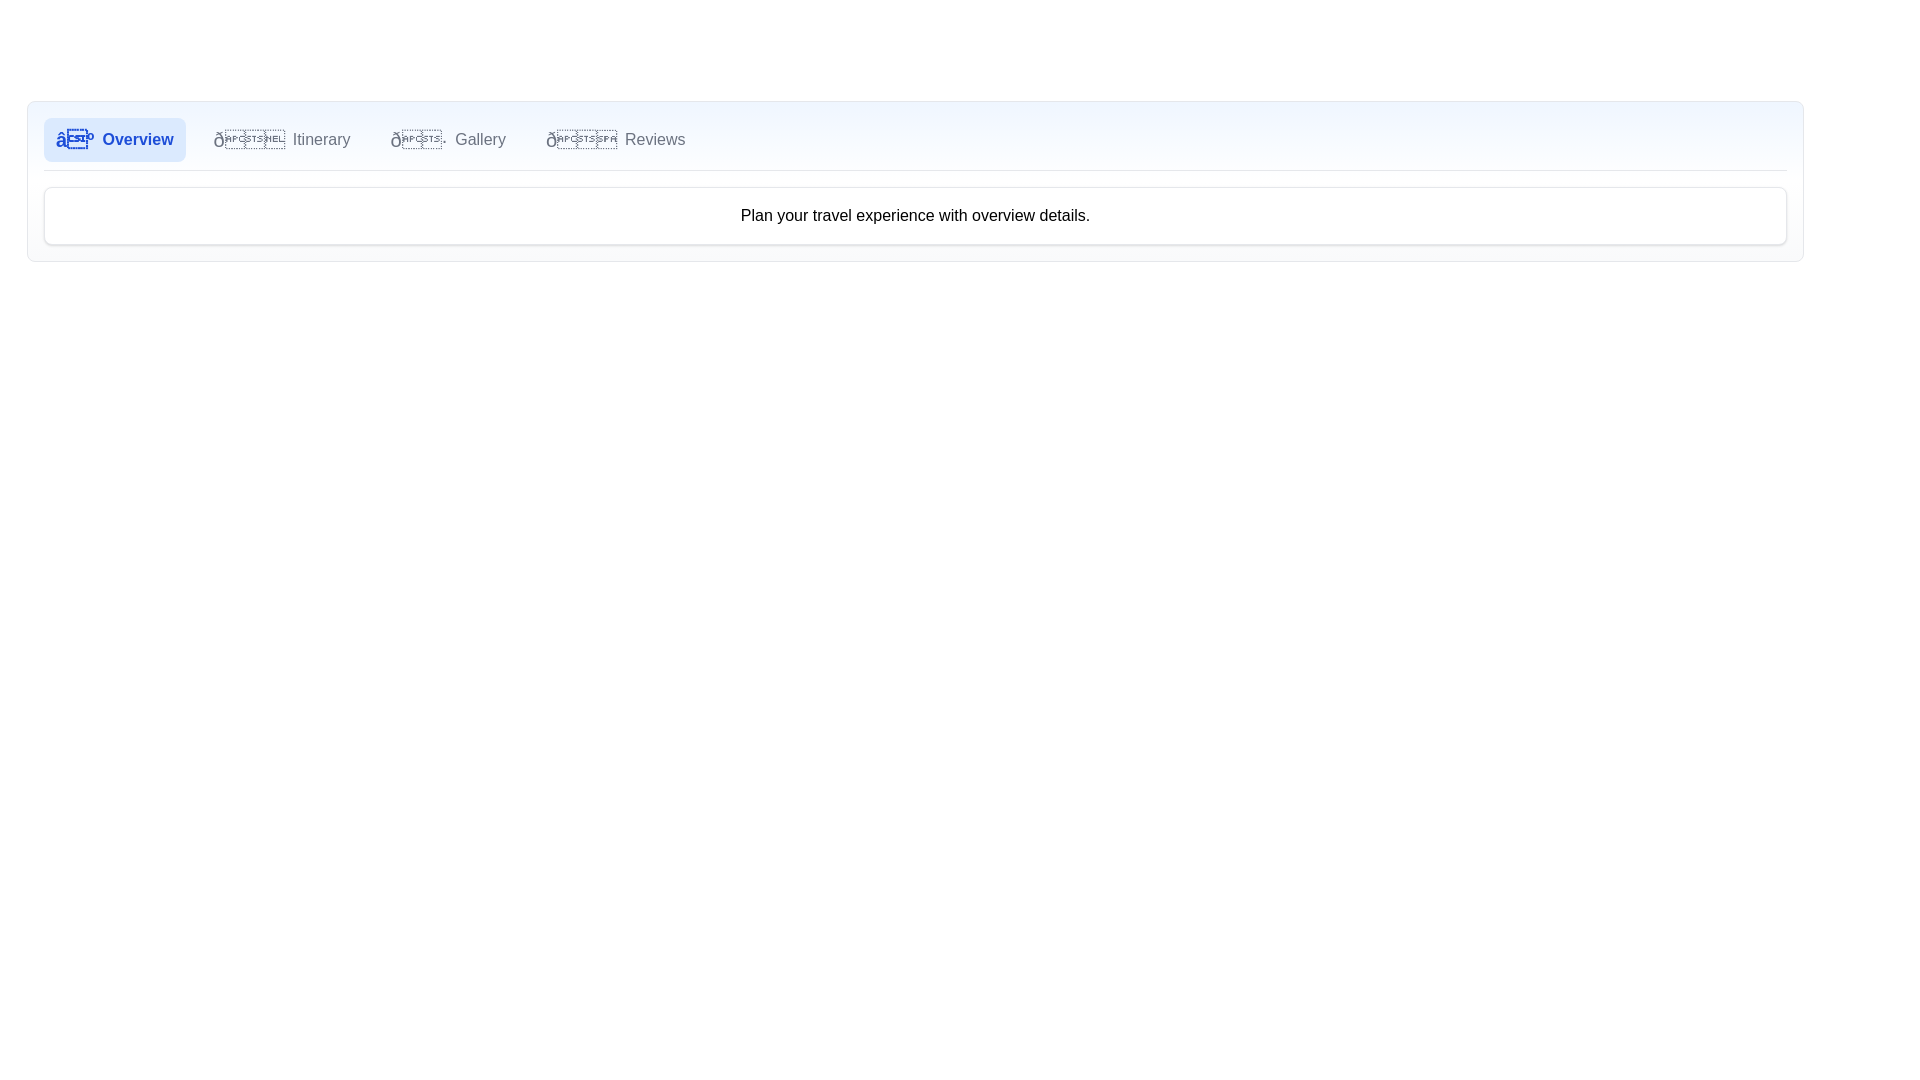 Image resolution: width=1920 pixels, height=1080 pixels. I want to click on the Itinerary tab by clicking its corresponding button, so click(281, 138).